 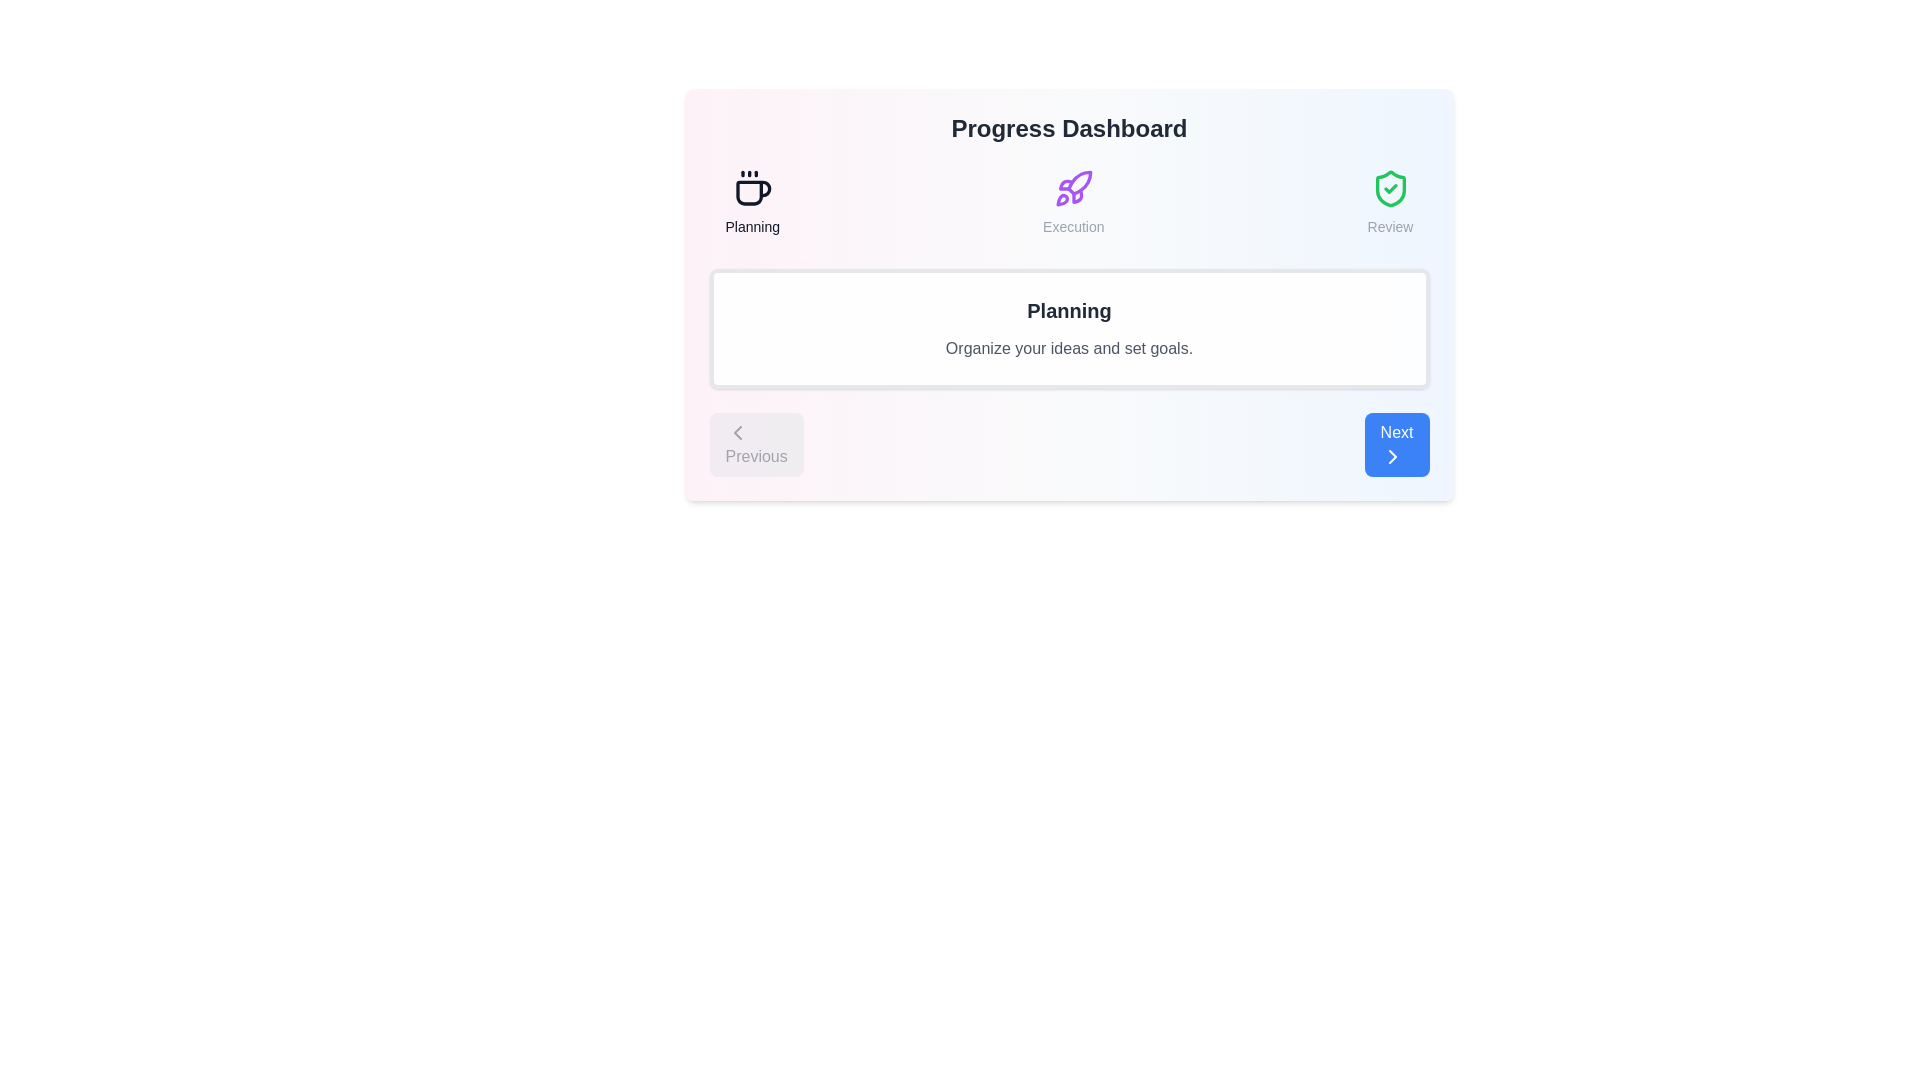 What do you see at coordinates (751, 203) in the screenshot?
I see `the stage icon to view its details. Specify the stage as Planning` at bounding box center [751, 203].